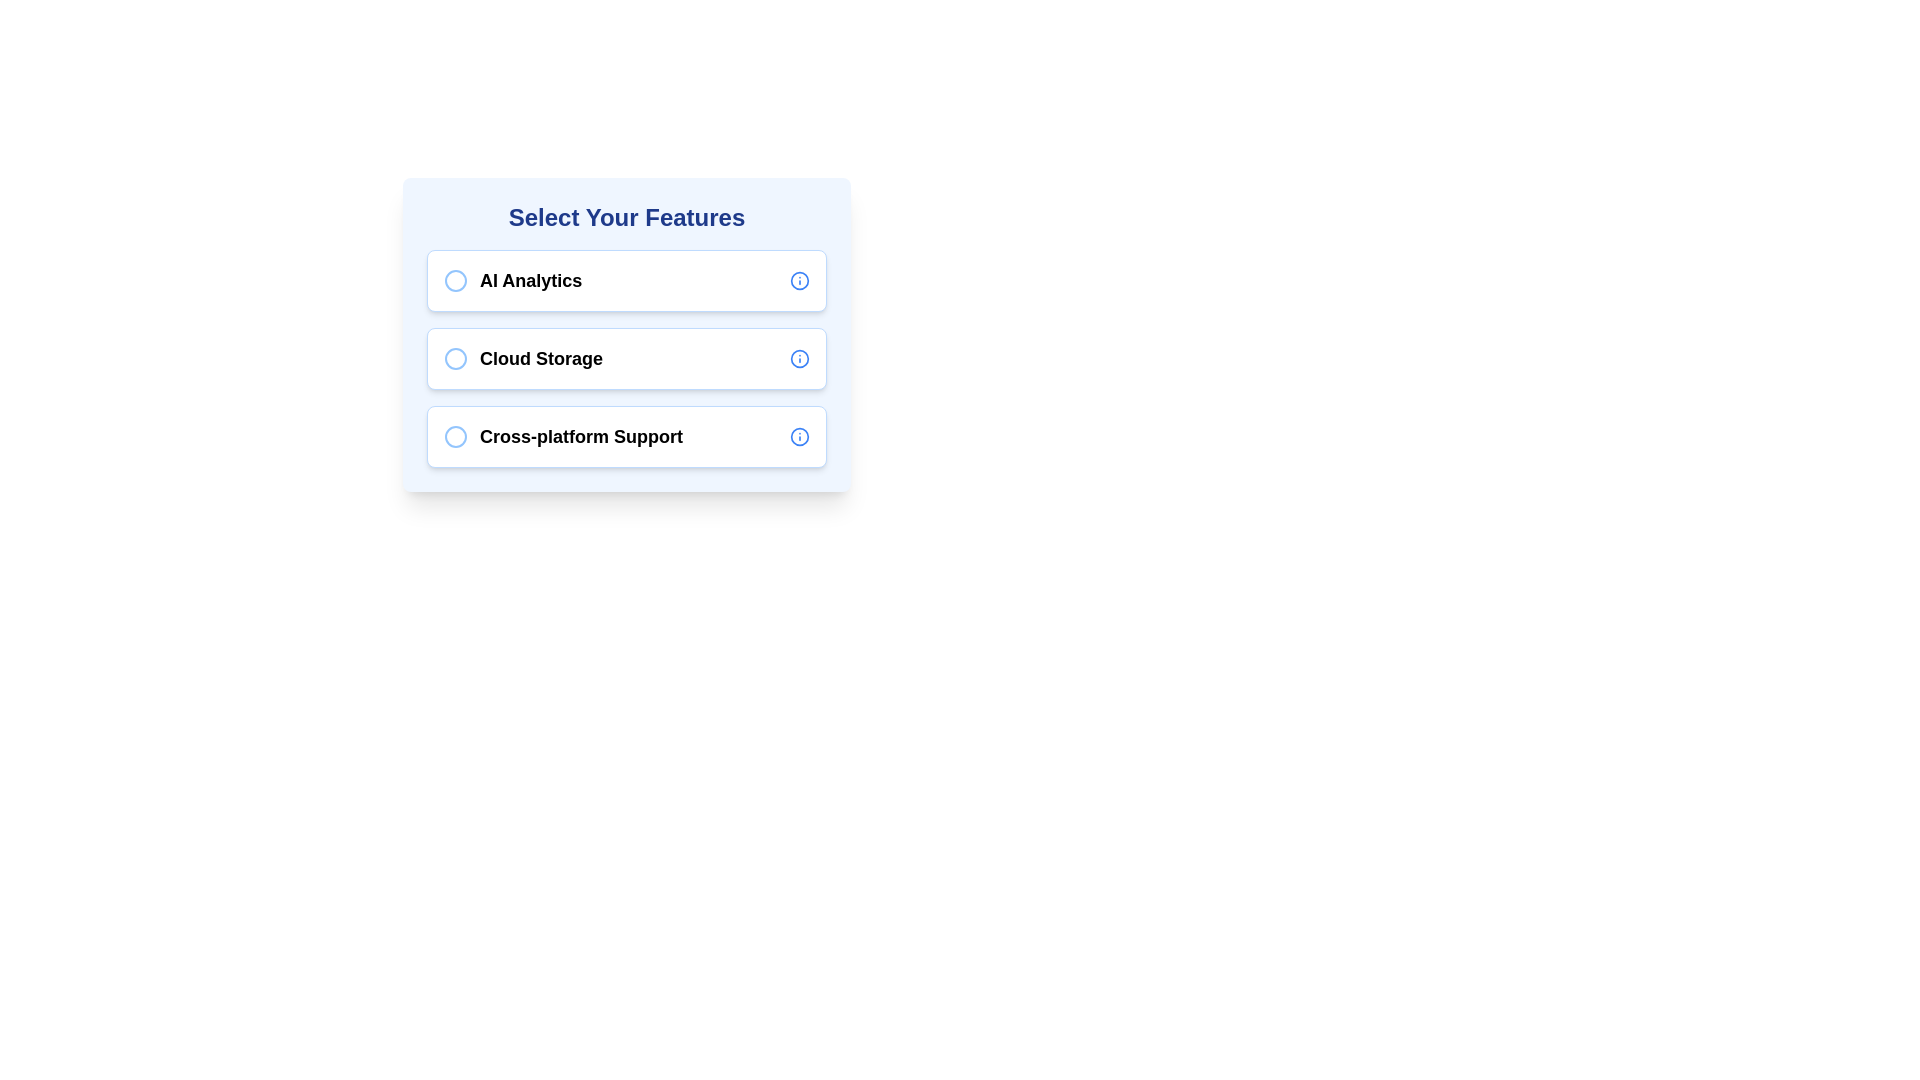 This screenshot has height=1080, width=1920. What do you see at coordinates (455, 281) in the screenshot?
I see `the small hollow blue circle graphic located at the center of the icon space beside the 'AI Analytics' list item` at bounding box center [455, 281].